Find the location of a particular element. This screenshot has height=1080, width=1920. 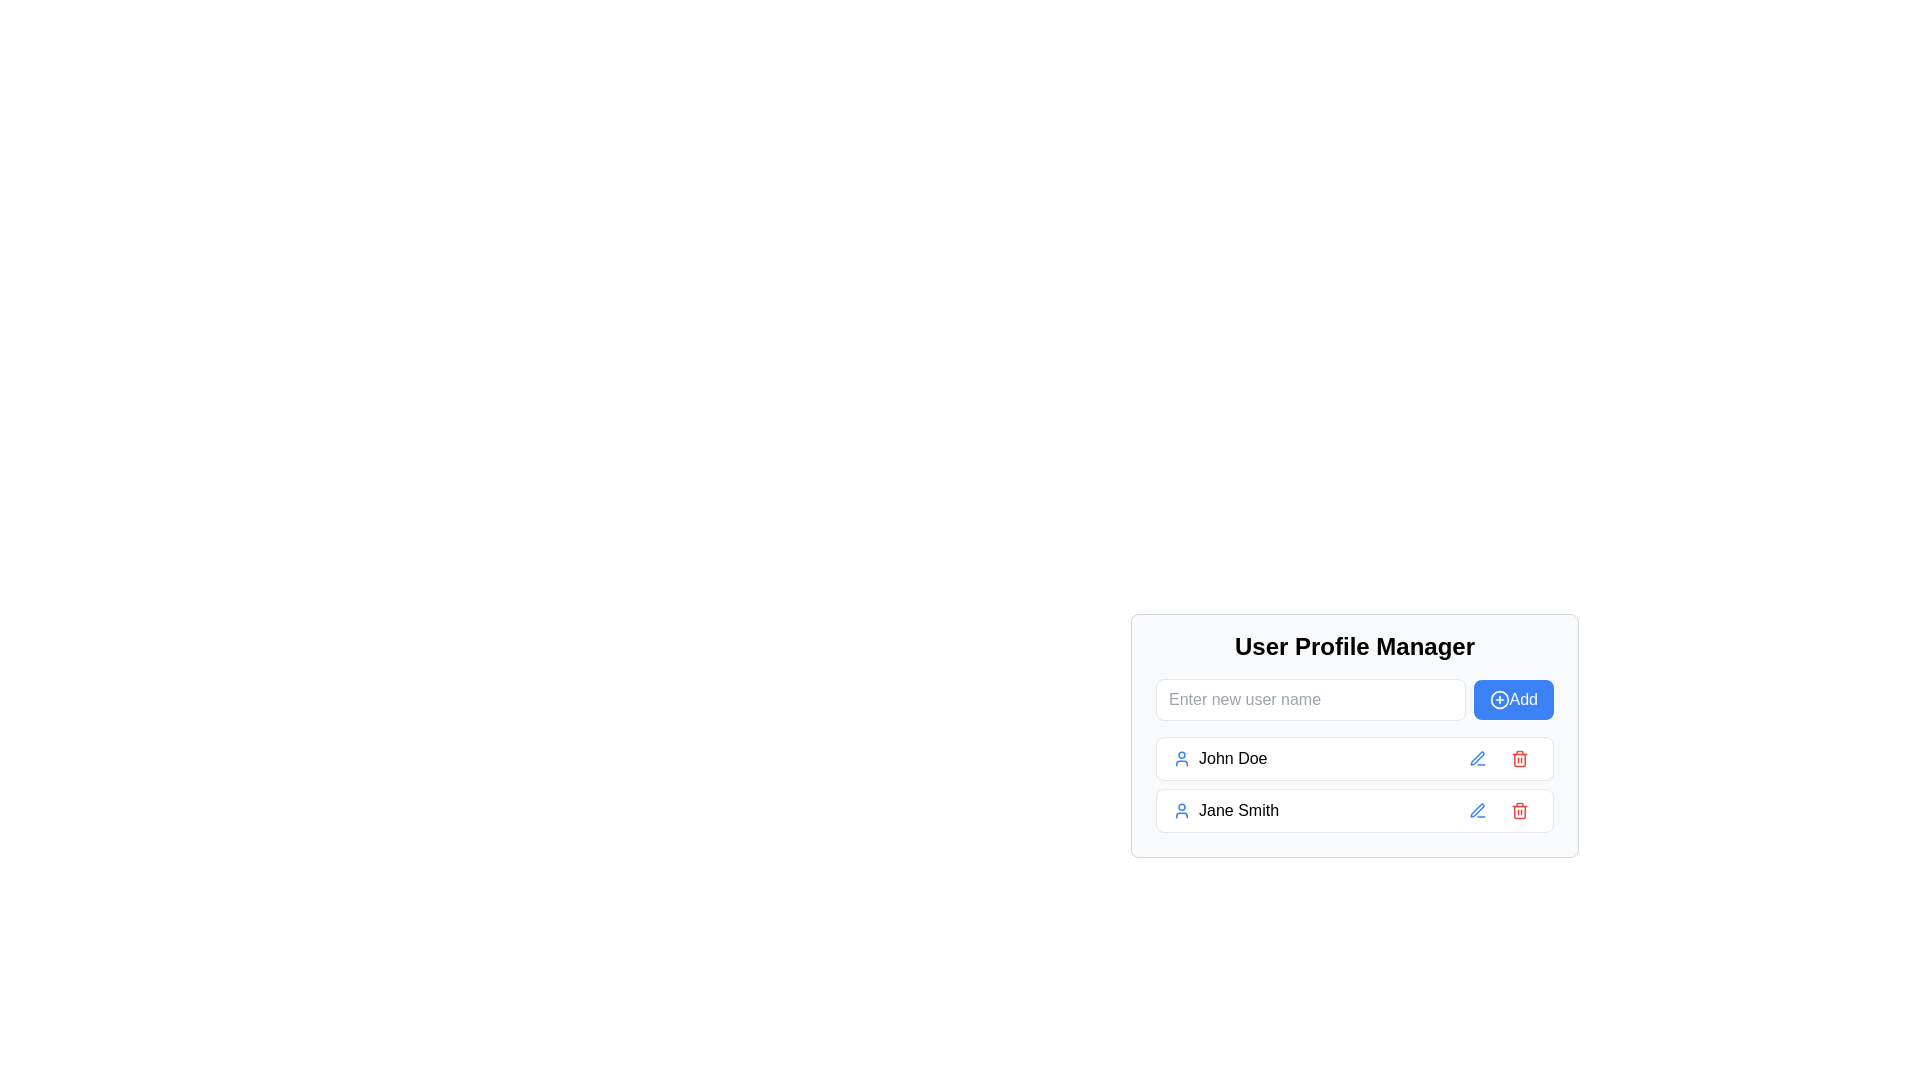

the pen icon located in the first row of user profiles next to 'John Doe' is located at coordinates (1477, 810).